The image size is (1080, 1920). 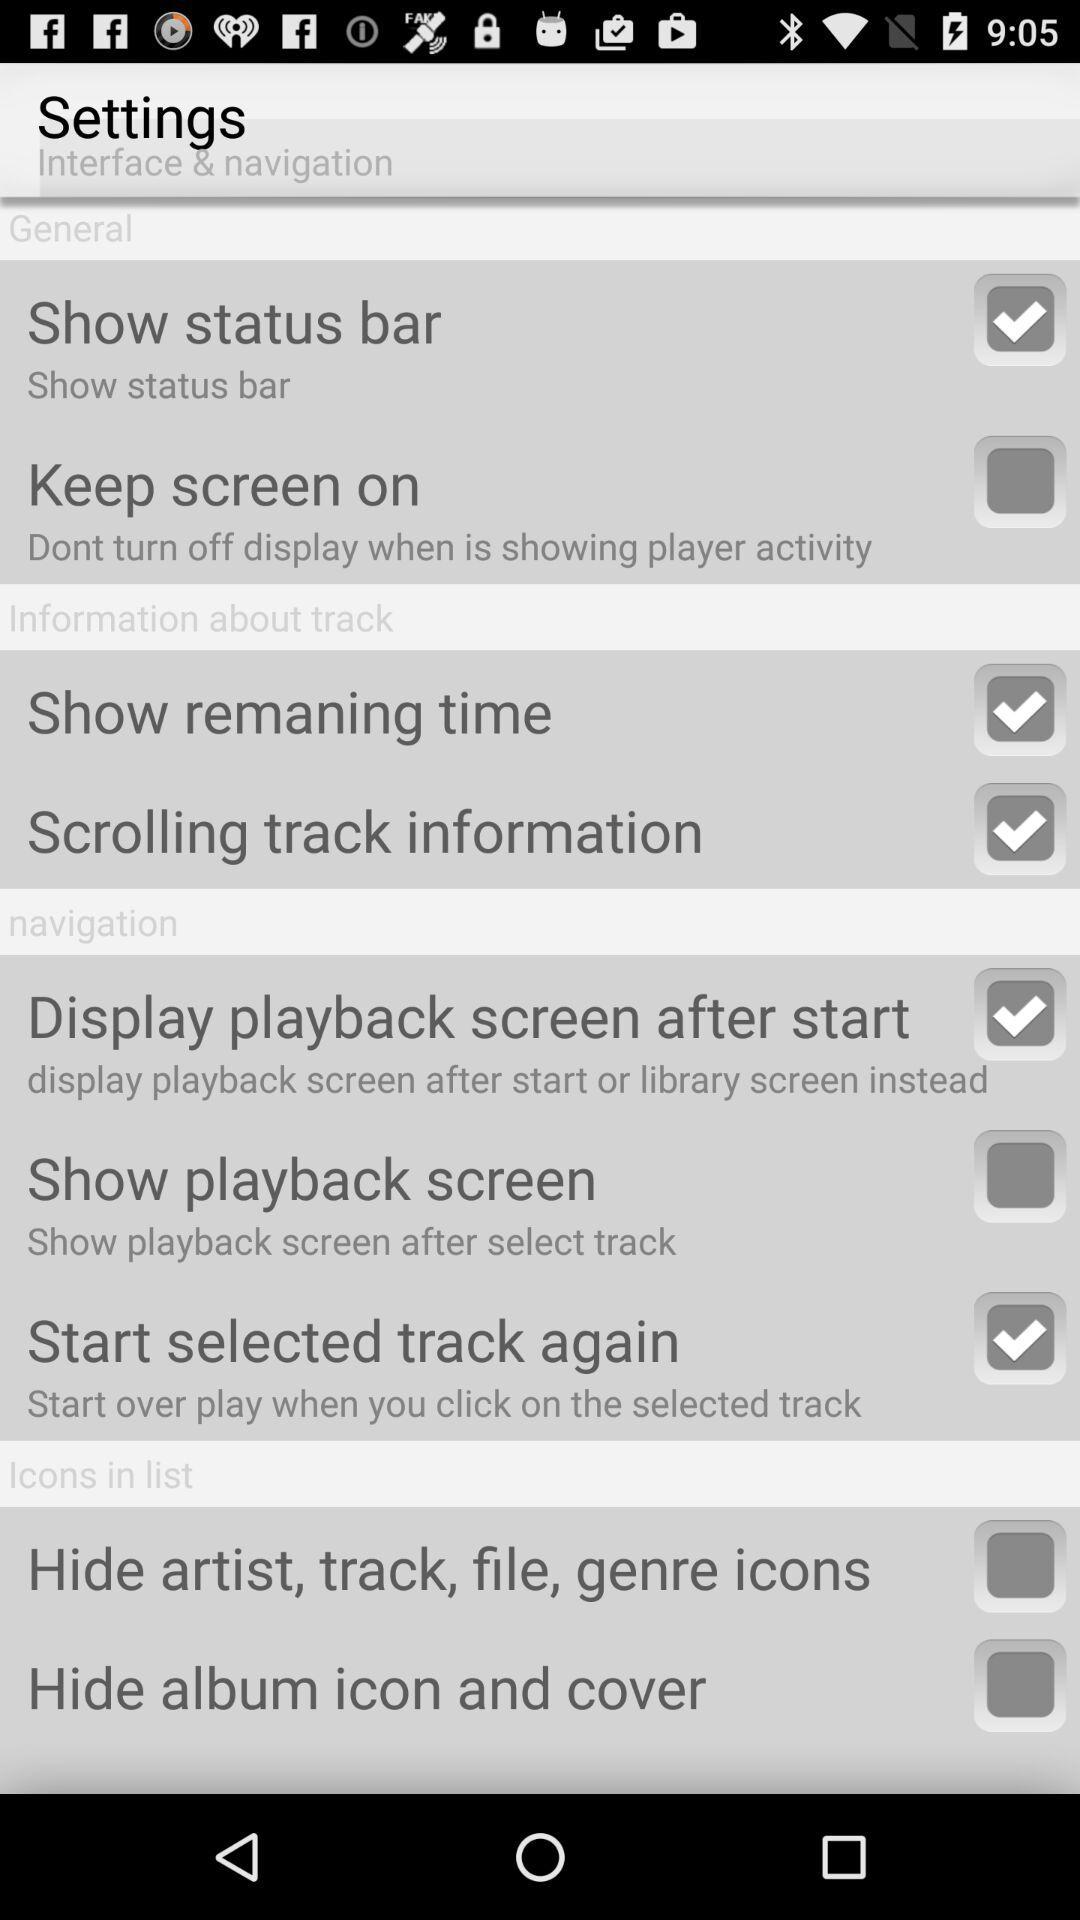 I want to click on unselect option, so click(x=1020, y=1338).